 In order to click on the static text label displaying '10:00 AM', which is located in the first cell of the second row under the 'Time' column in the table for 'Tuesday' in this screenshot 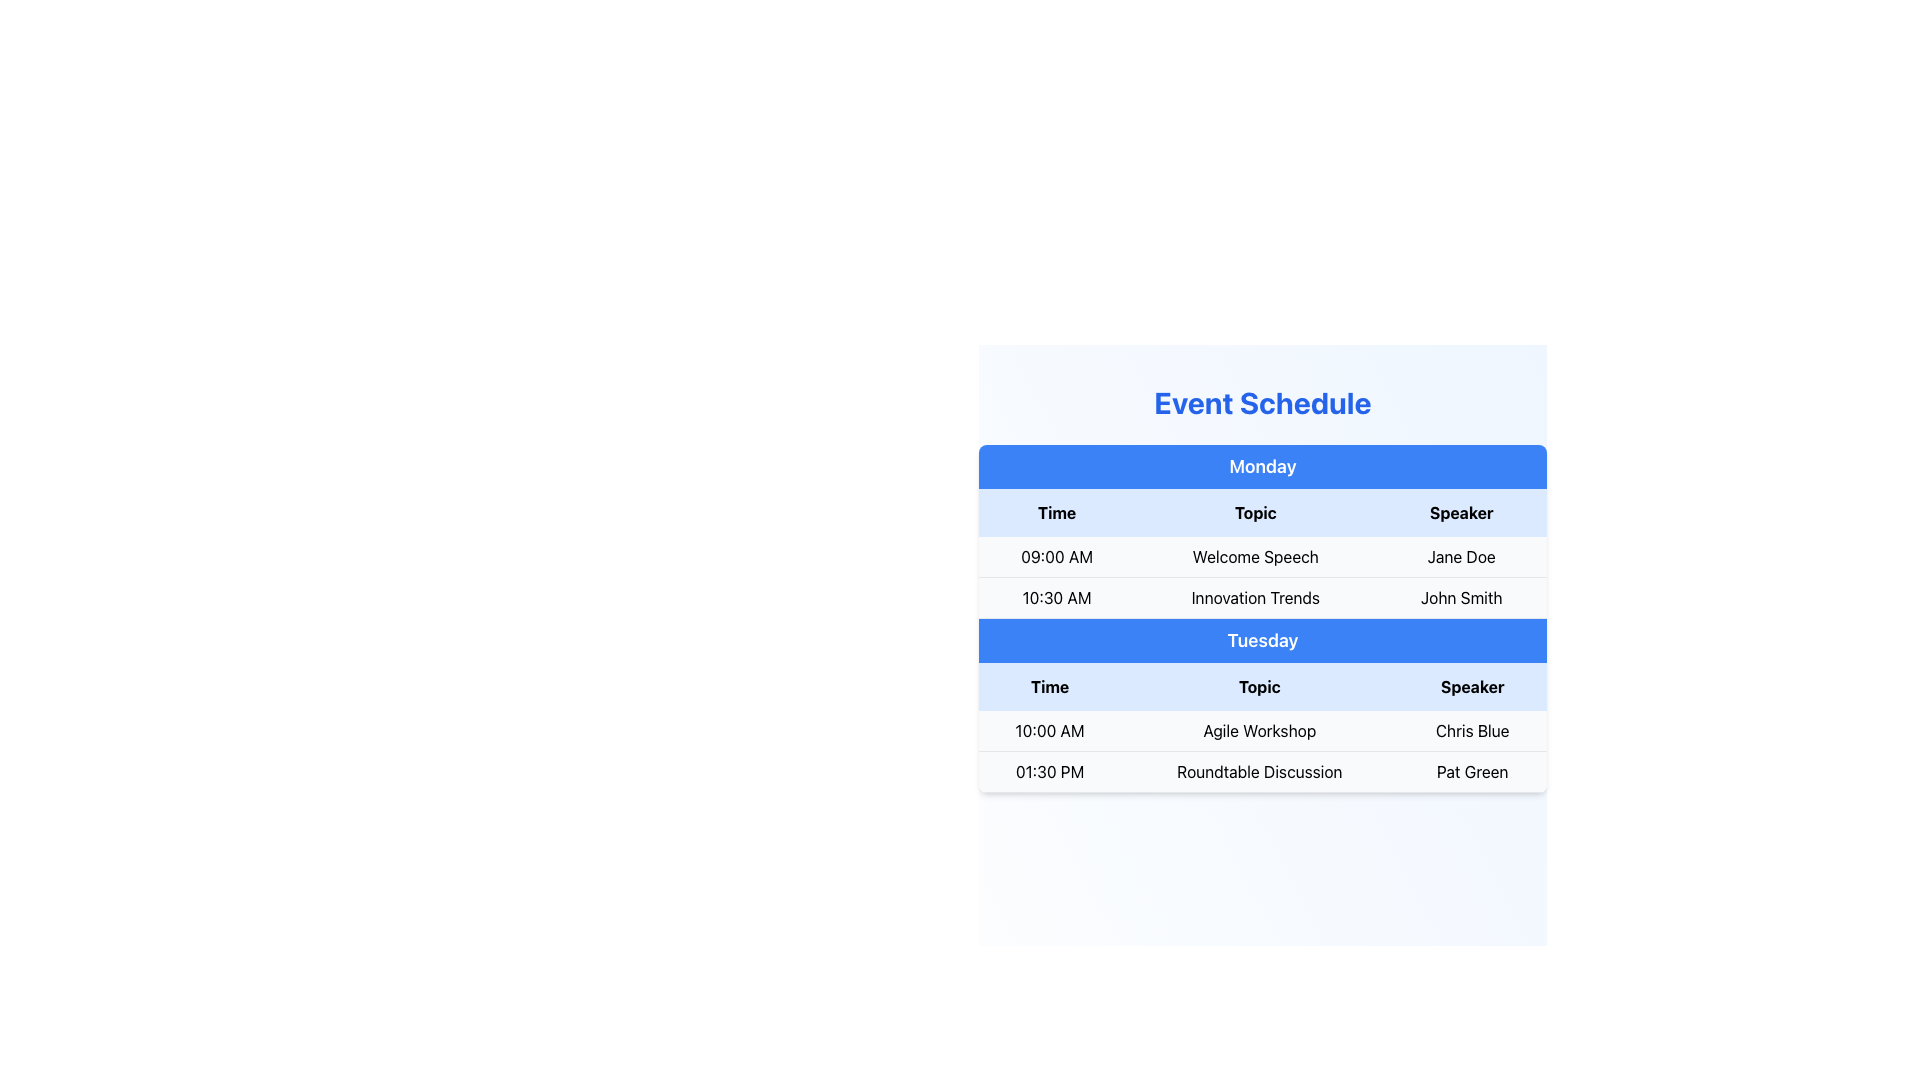, I will do `click(1049, 731)`.